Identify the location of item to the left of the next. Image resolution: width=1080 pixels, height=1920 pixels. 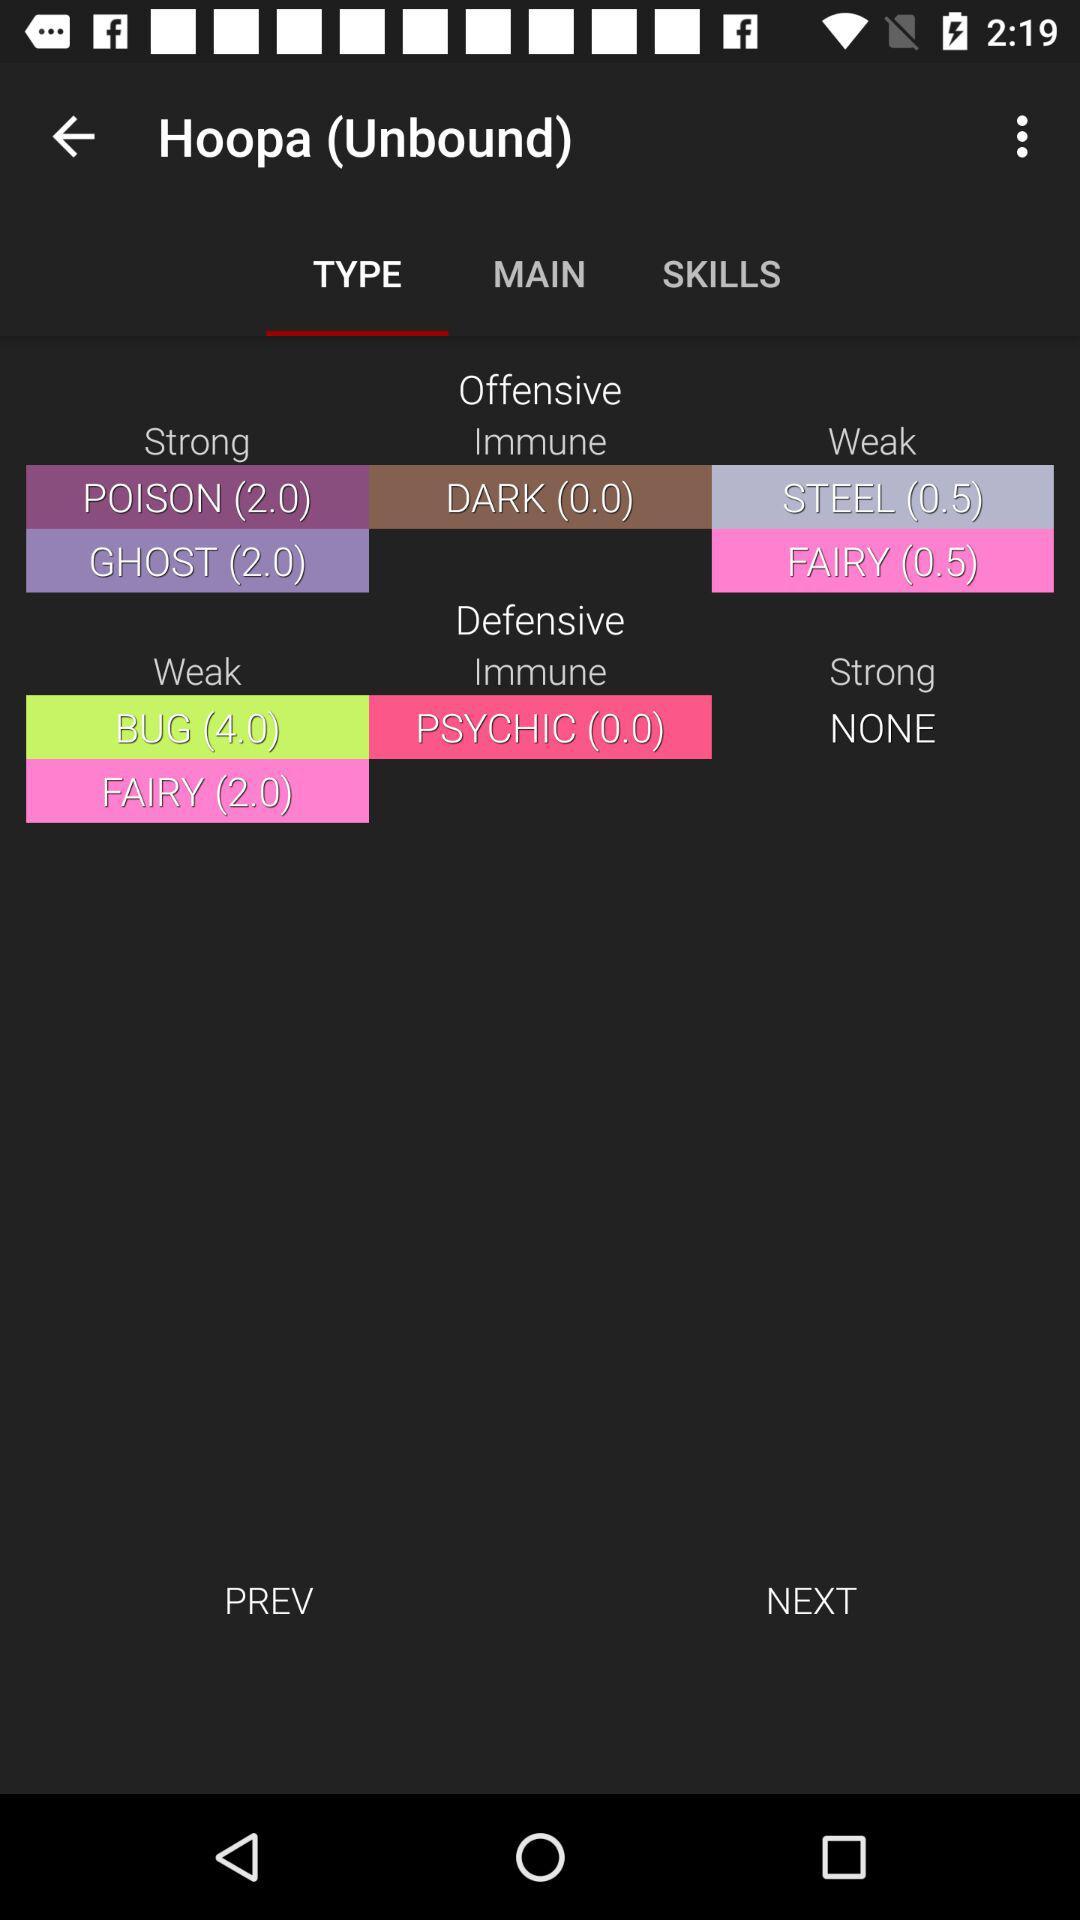
(267, 1598).